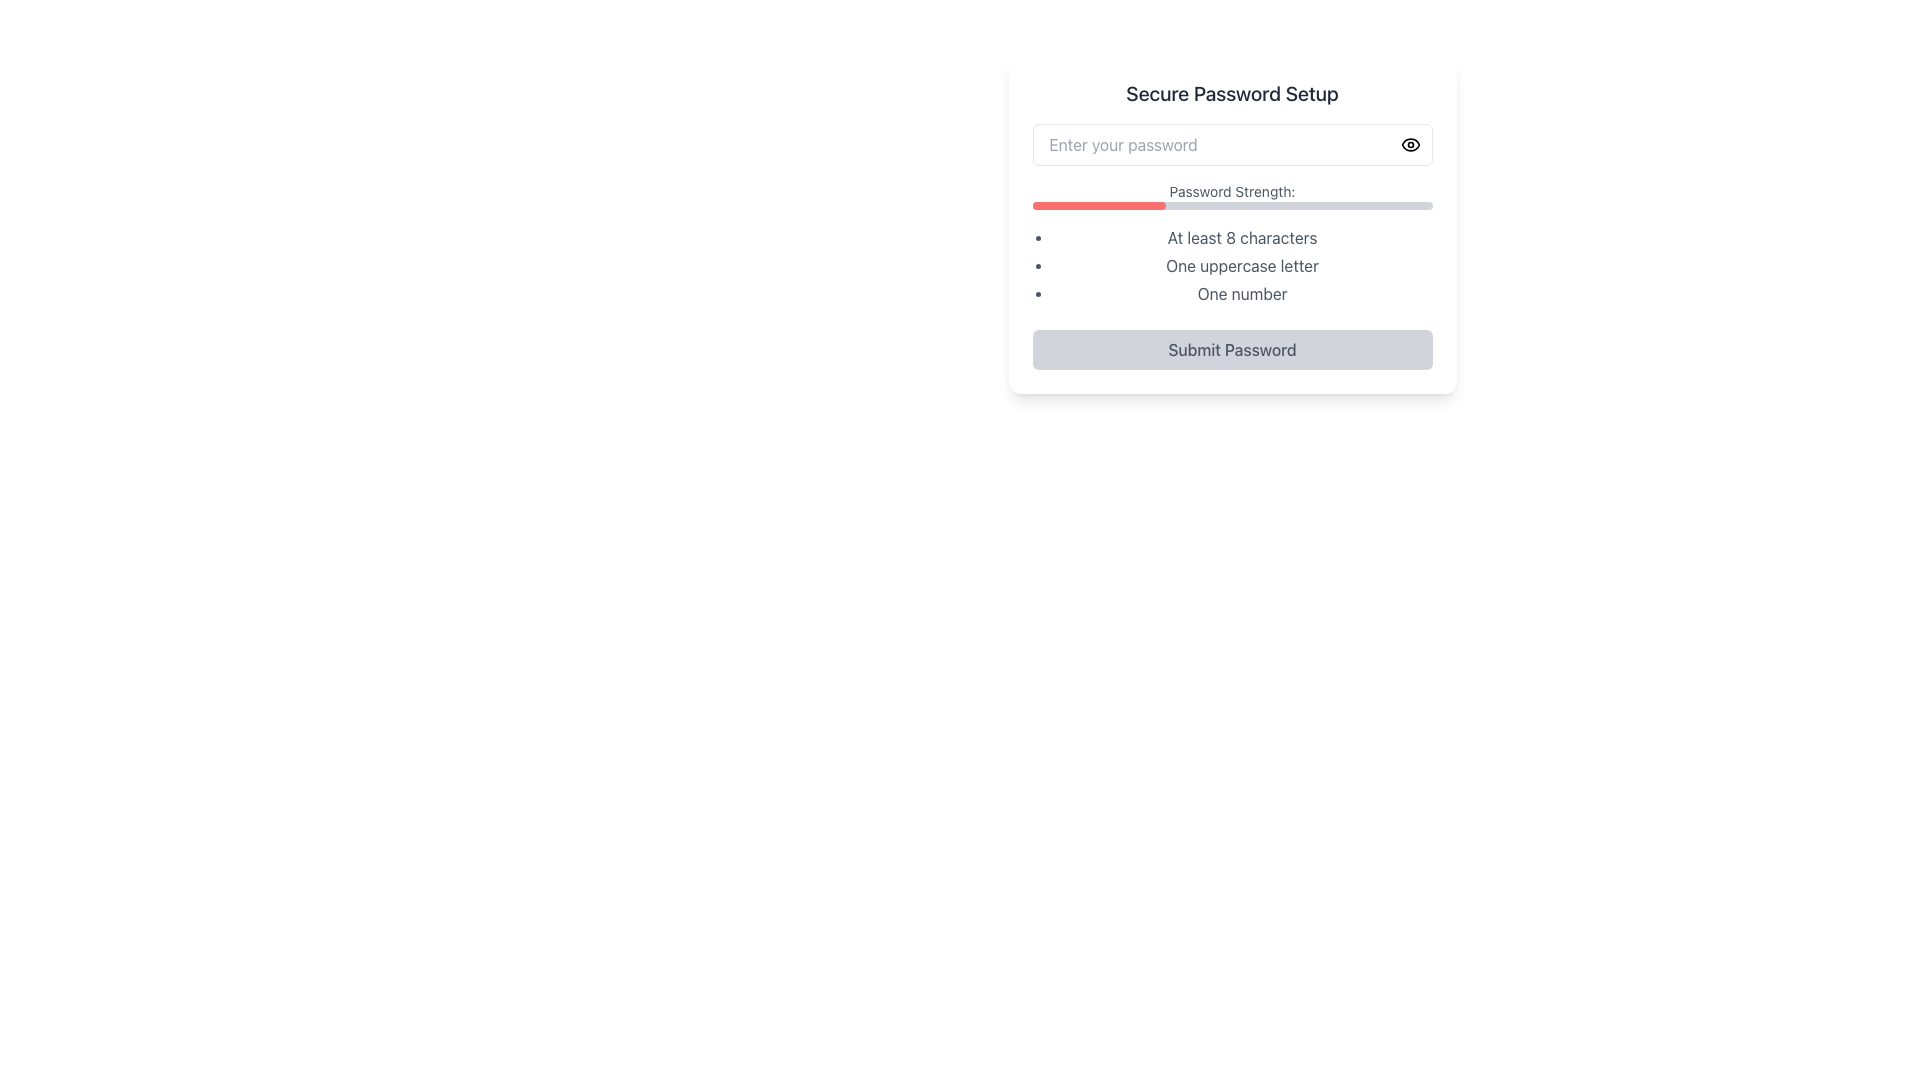 The image size is (1920, 1080). I want to click on the 'Submit Password' button located at the bottom of the 'Secure Password Setup' interface, so click(1231, 349).